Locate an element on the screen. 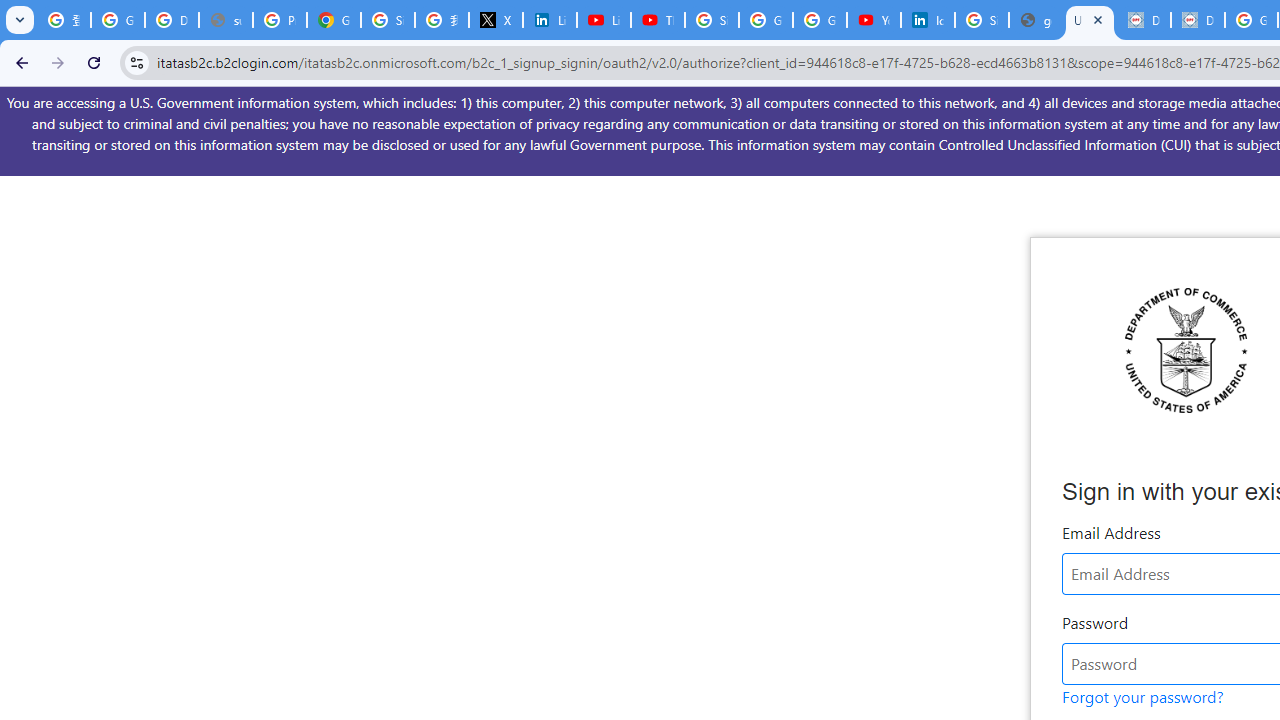 The image size is (1280, 720). 'Privacy Help Center - Policies Help' is located at coordinates (279, 20).